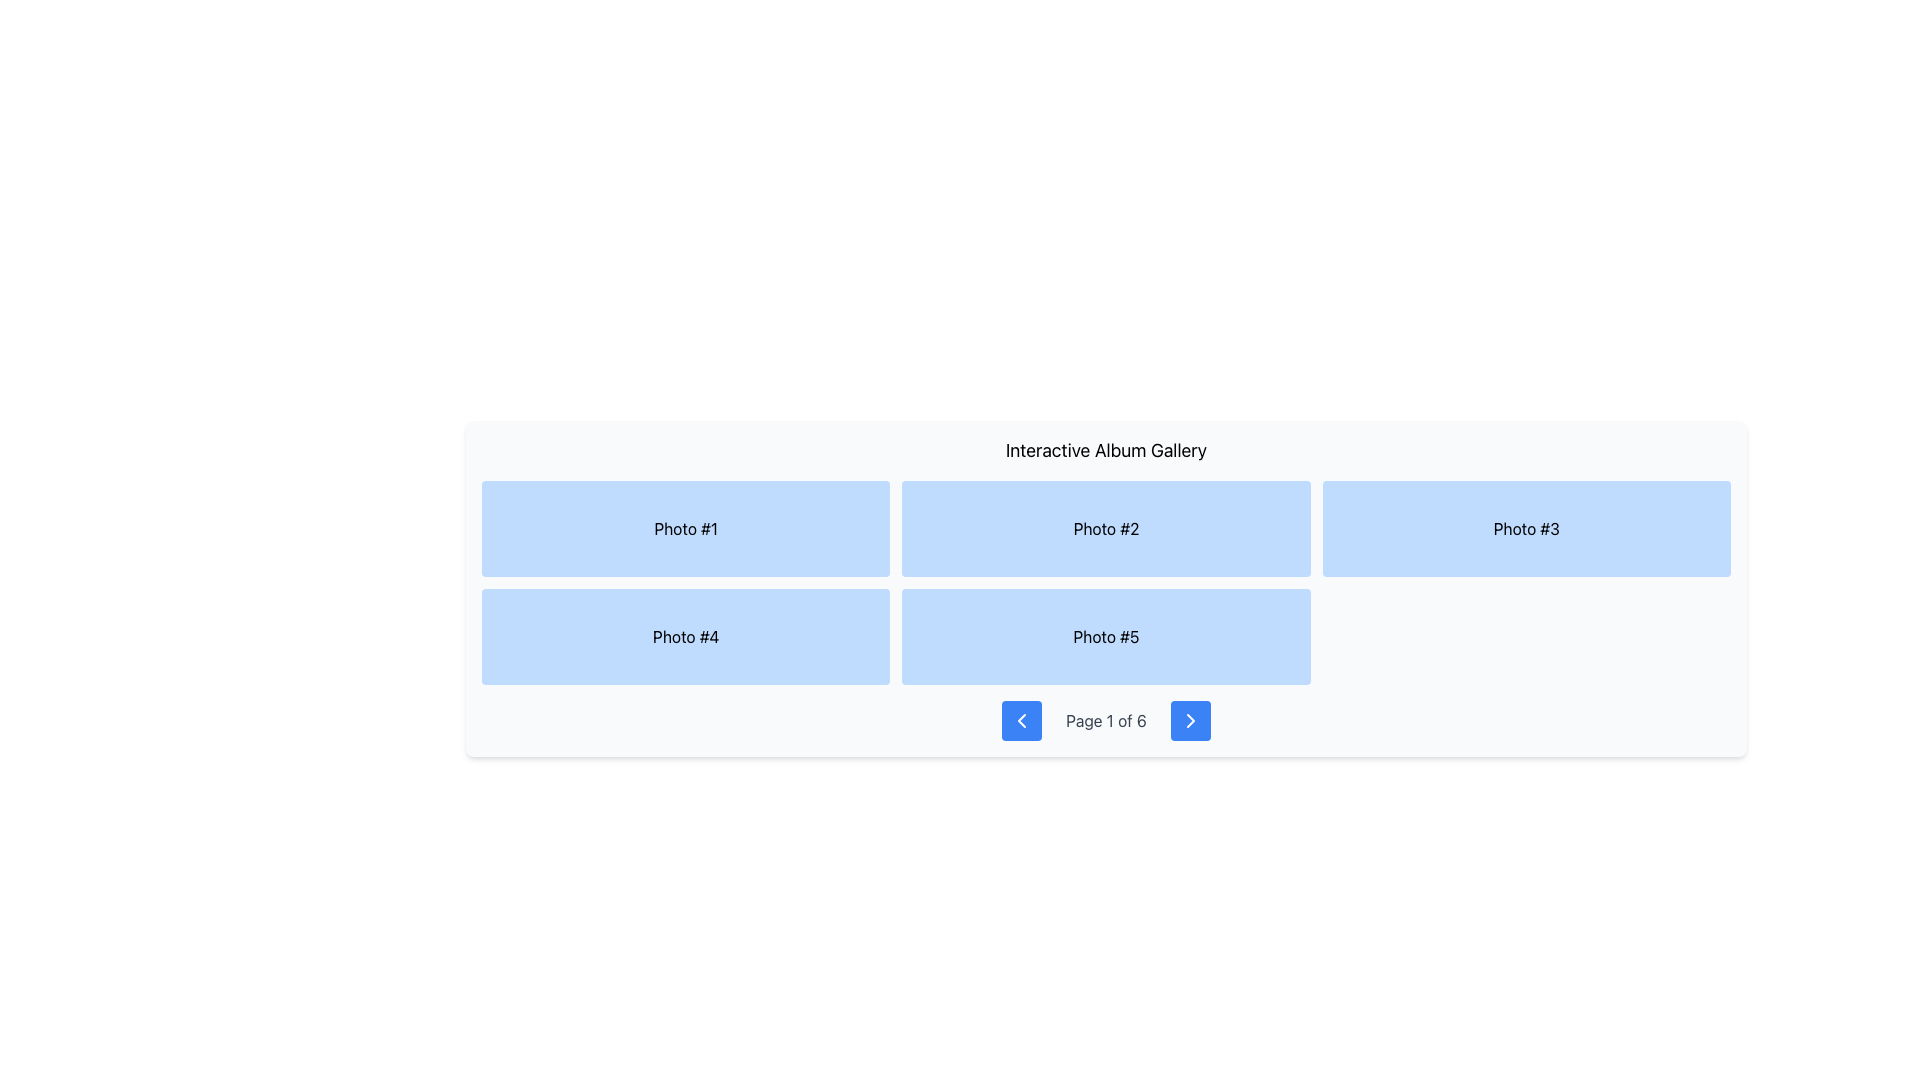 Image resolution: width=1920 pixels, height=1080 pixels. I want to click on the next page button in the pagination controls at the bottom center of the interface, so click(1190, 721).